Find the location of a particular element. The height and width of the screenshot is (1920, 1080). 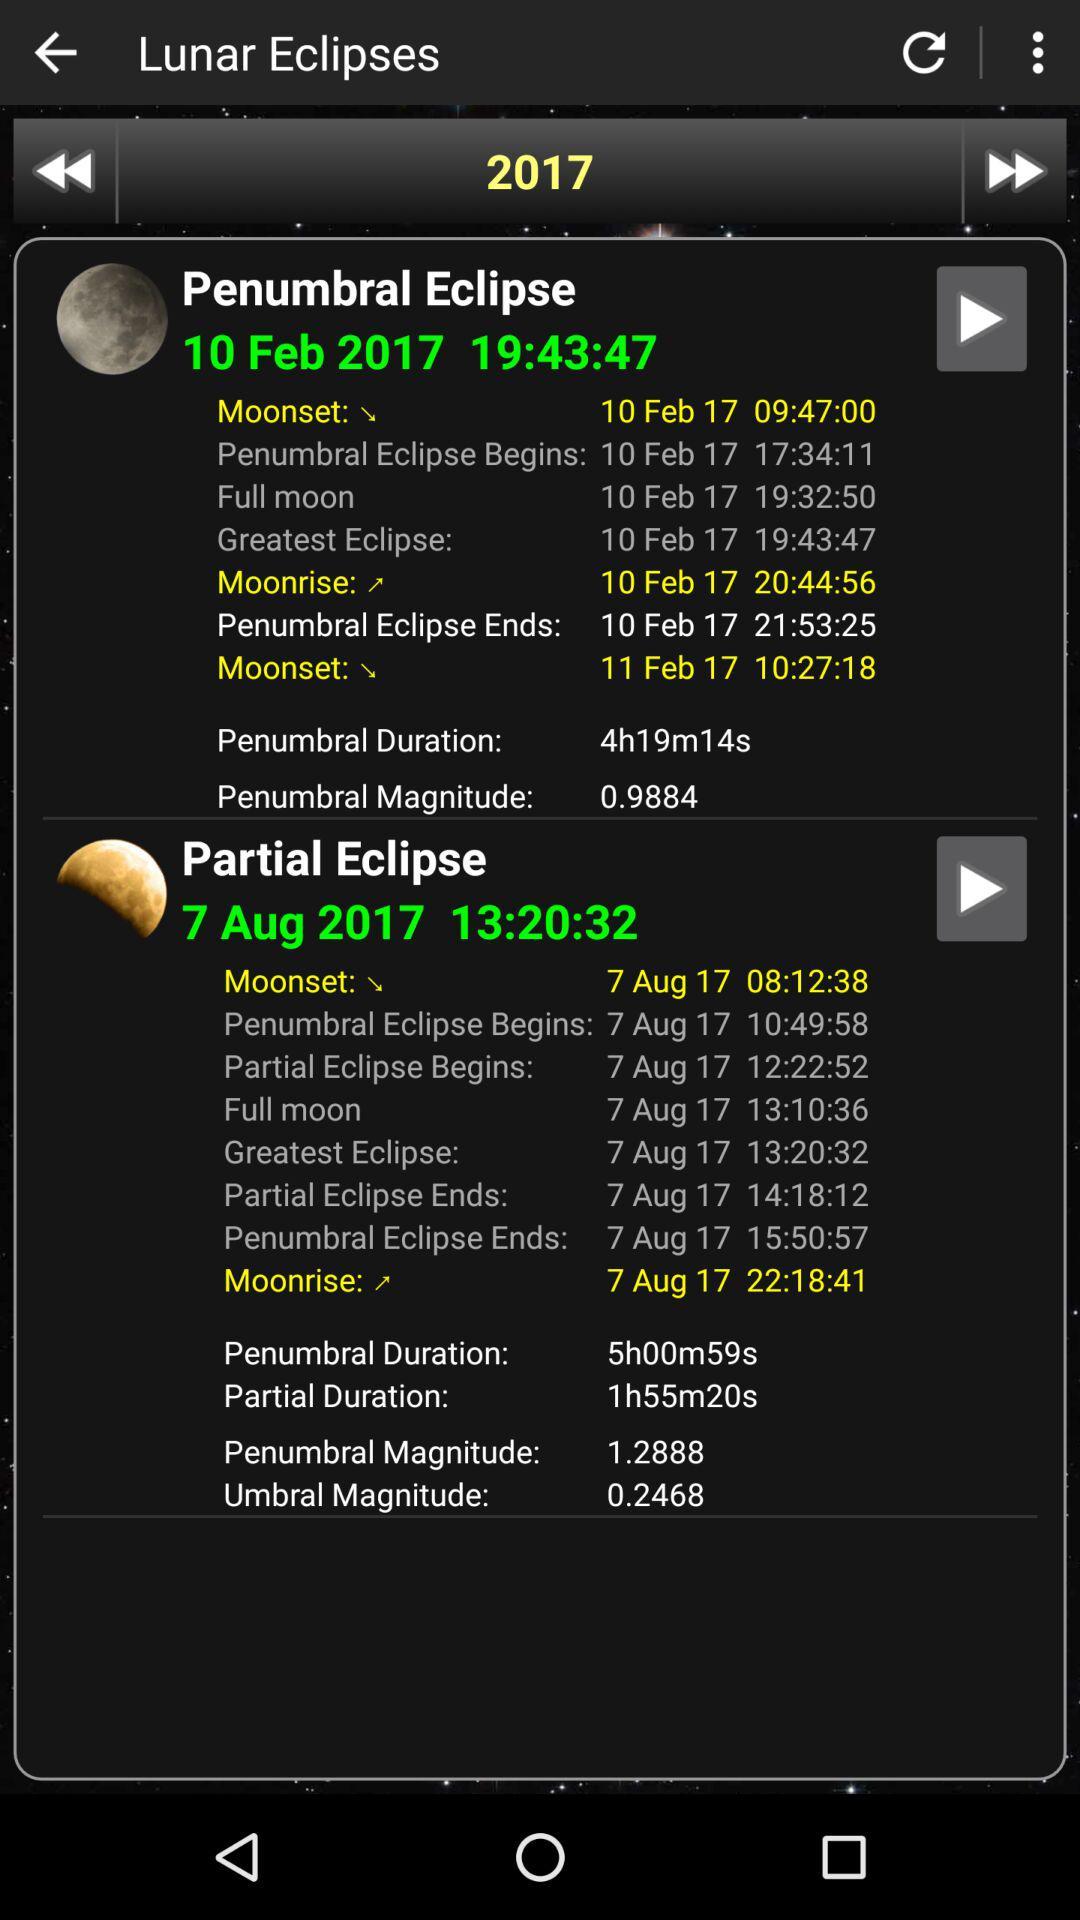

the app below partial duration: icon is located at coordinates (737, 1450).